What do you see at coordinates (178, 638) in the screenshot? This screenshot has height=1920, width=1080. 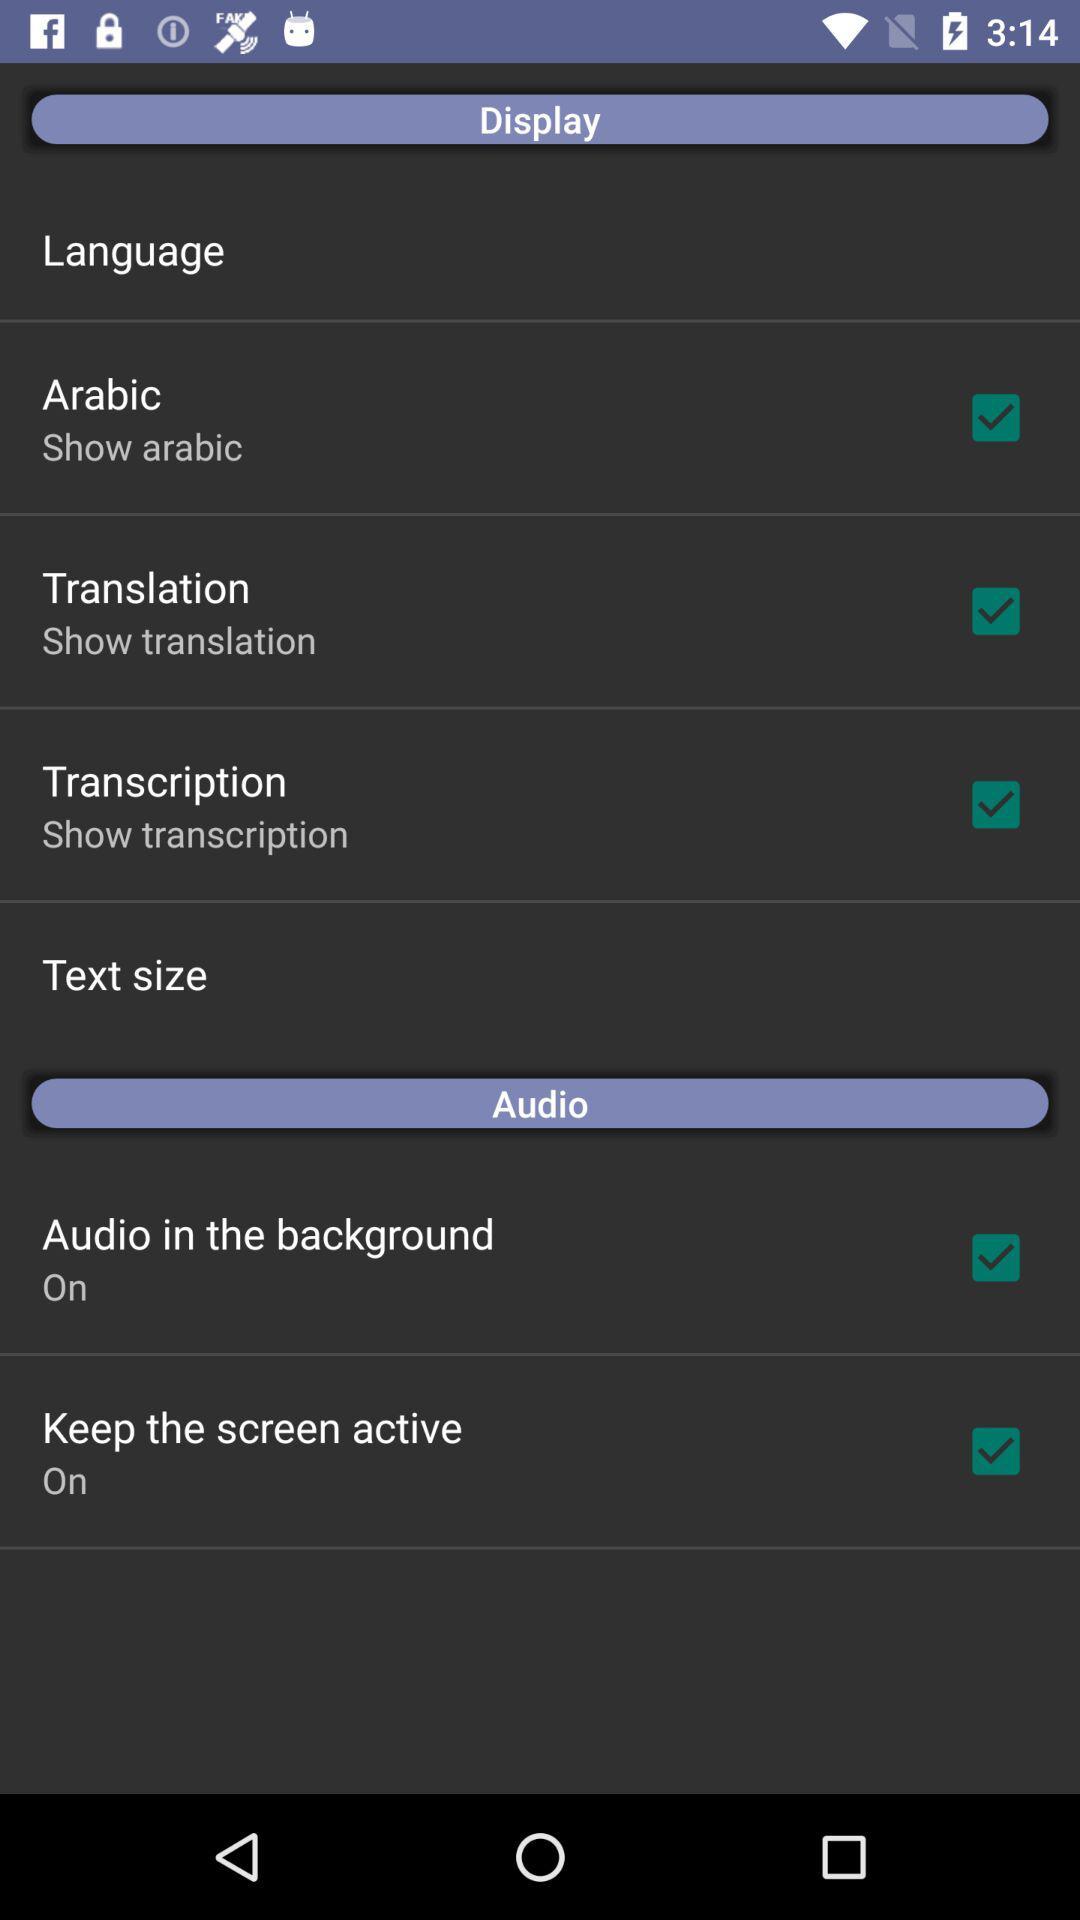 I see `item below translation icon` at bounding box center [178, 638].